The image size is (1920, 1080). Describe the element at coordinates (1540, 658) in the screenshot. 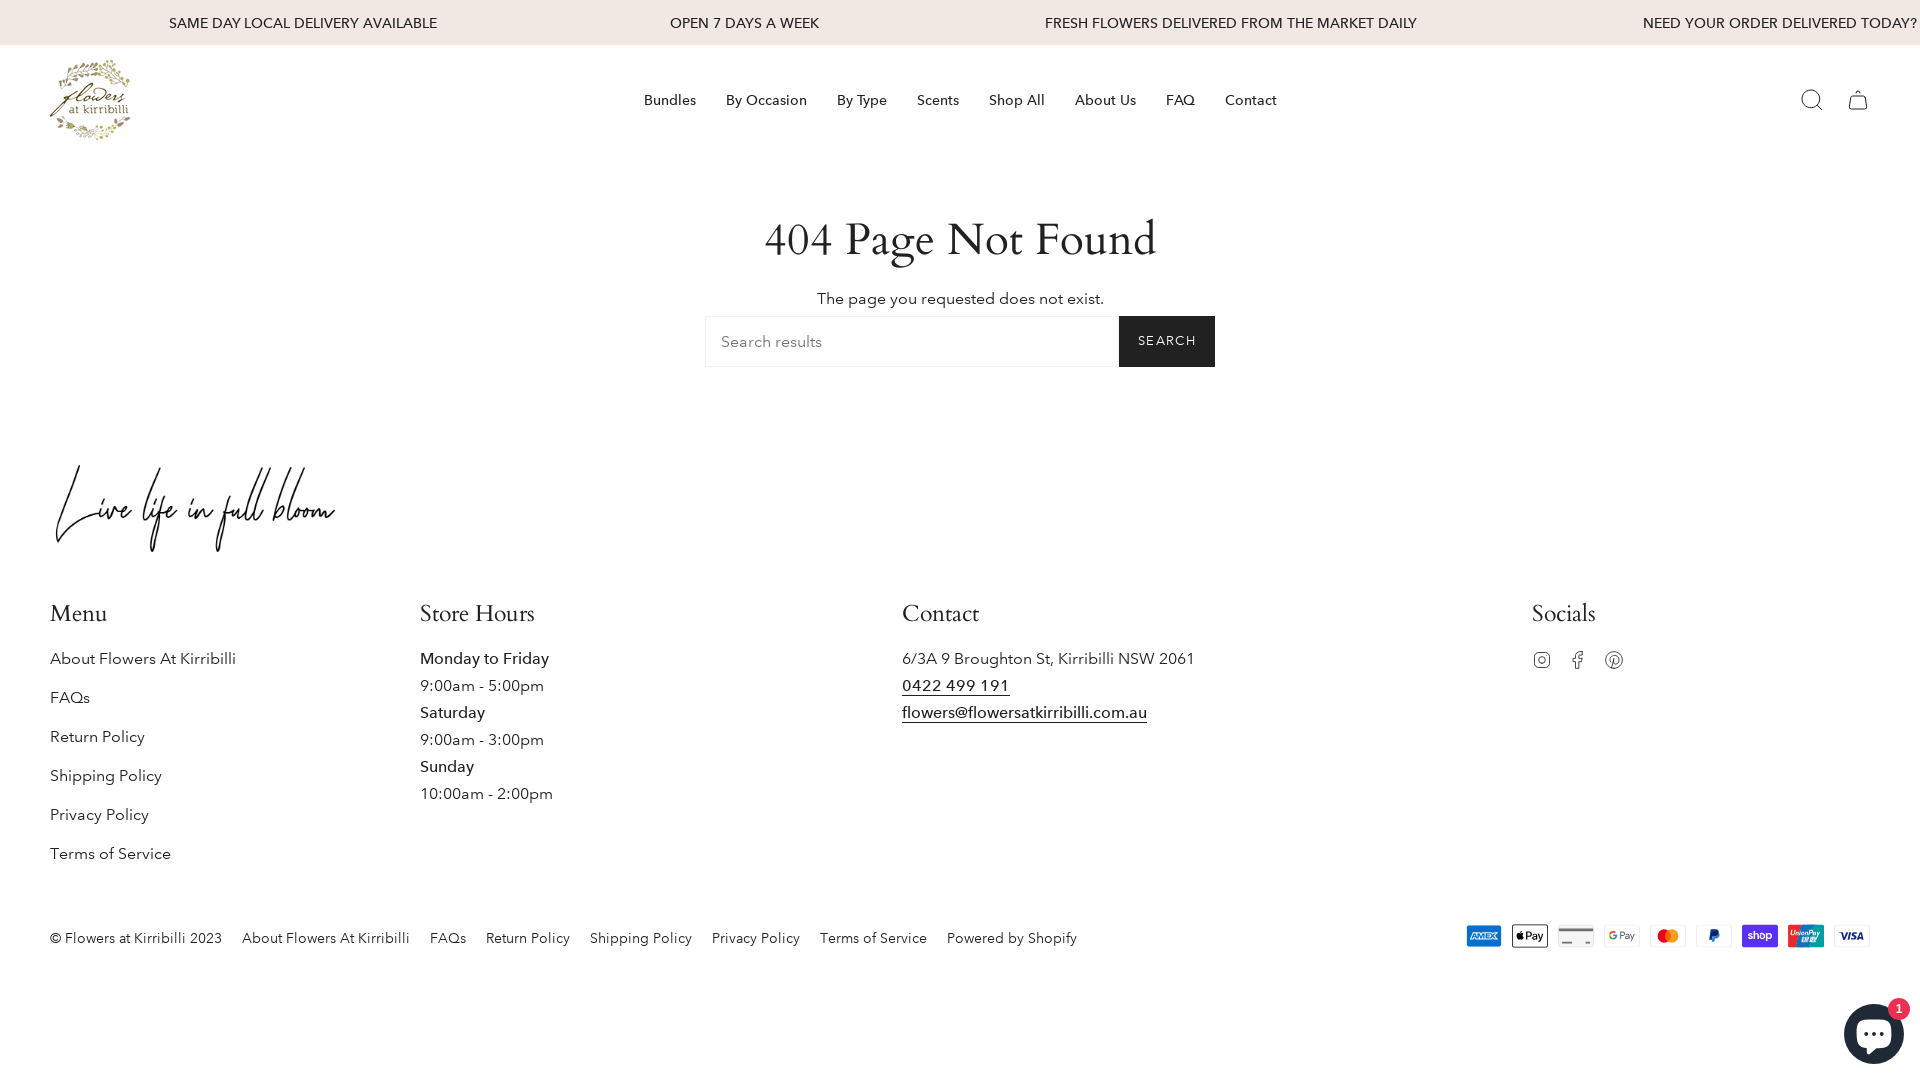

I see `'Instagram'` at that location.